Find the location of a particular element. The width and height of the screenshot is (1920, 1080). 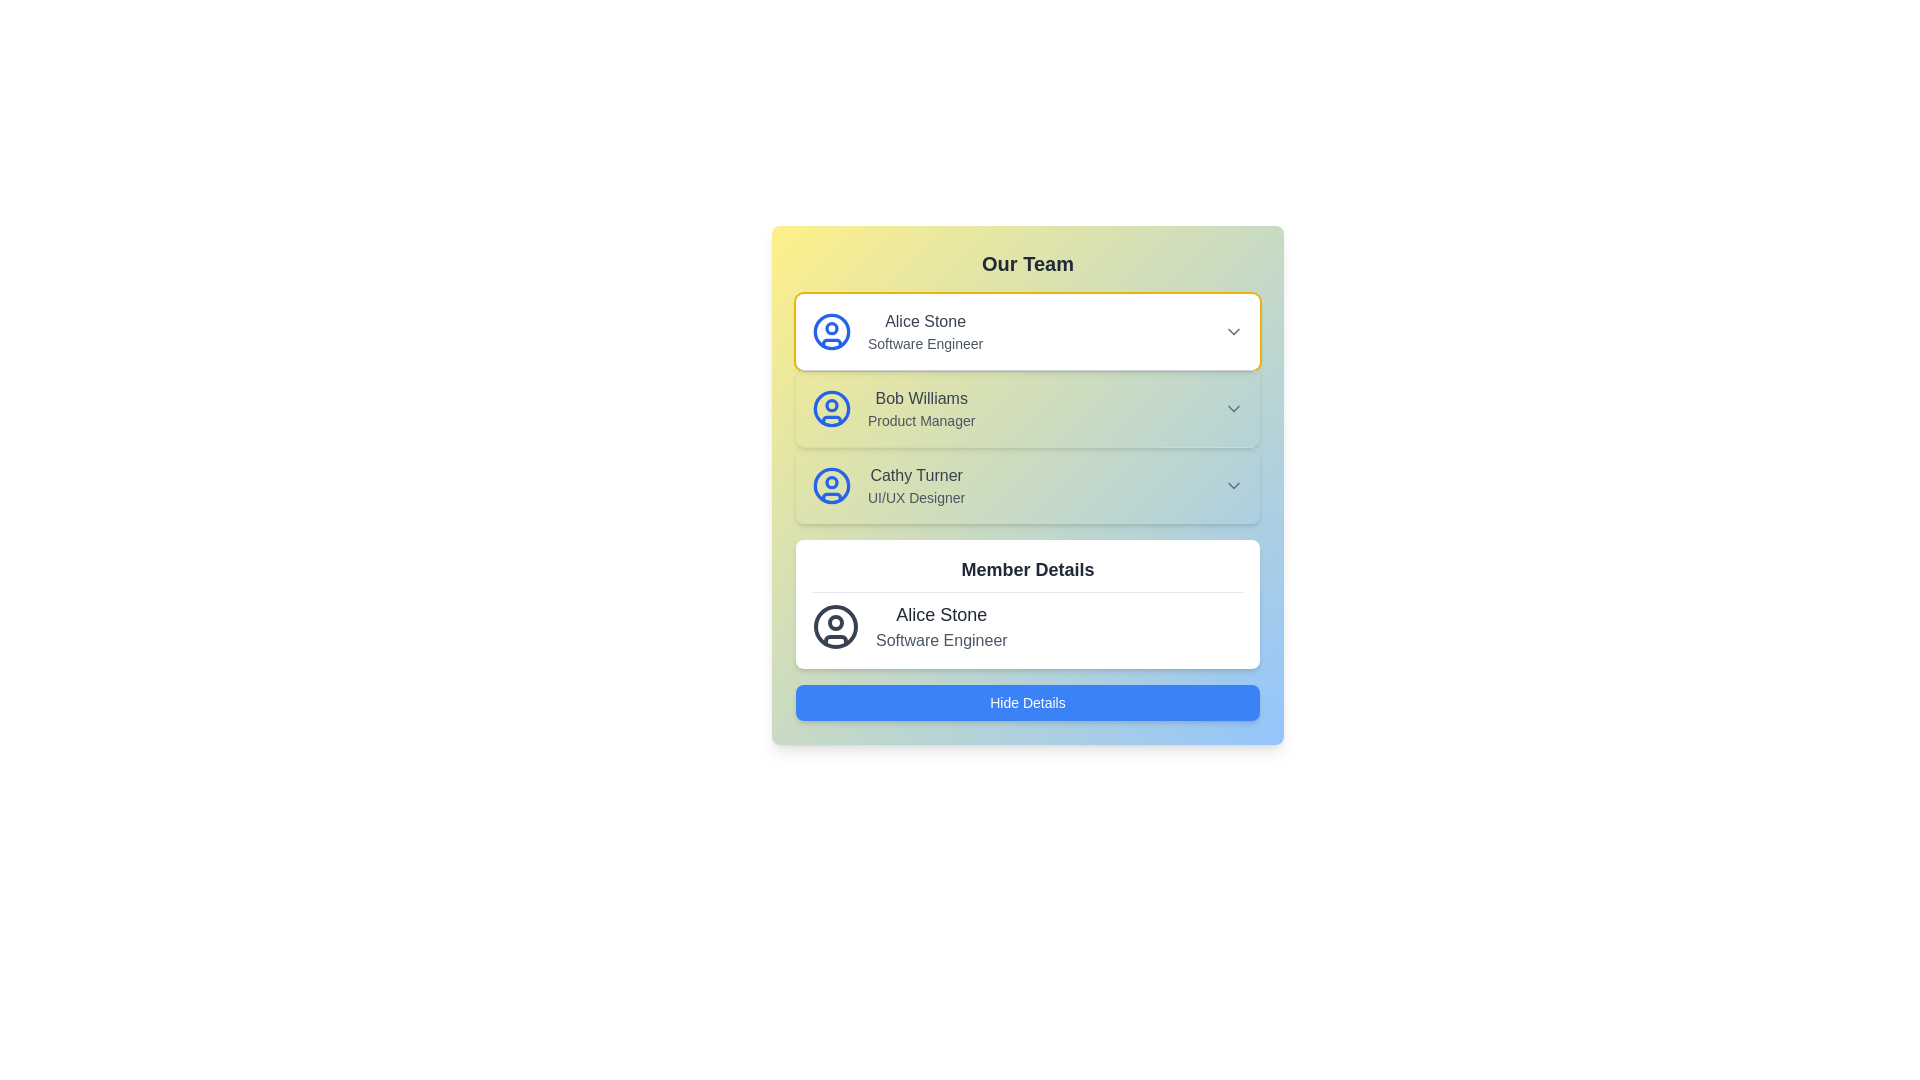

the text 'Alice Stone' in the user info card under the 'Our Team' heading to focus attention is located at coordinates (924, 320).